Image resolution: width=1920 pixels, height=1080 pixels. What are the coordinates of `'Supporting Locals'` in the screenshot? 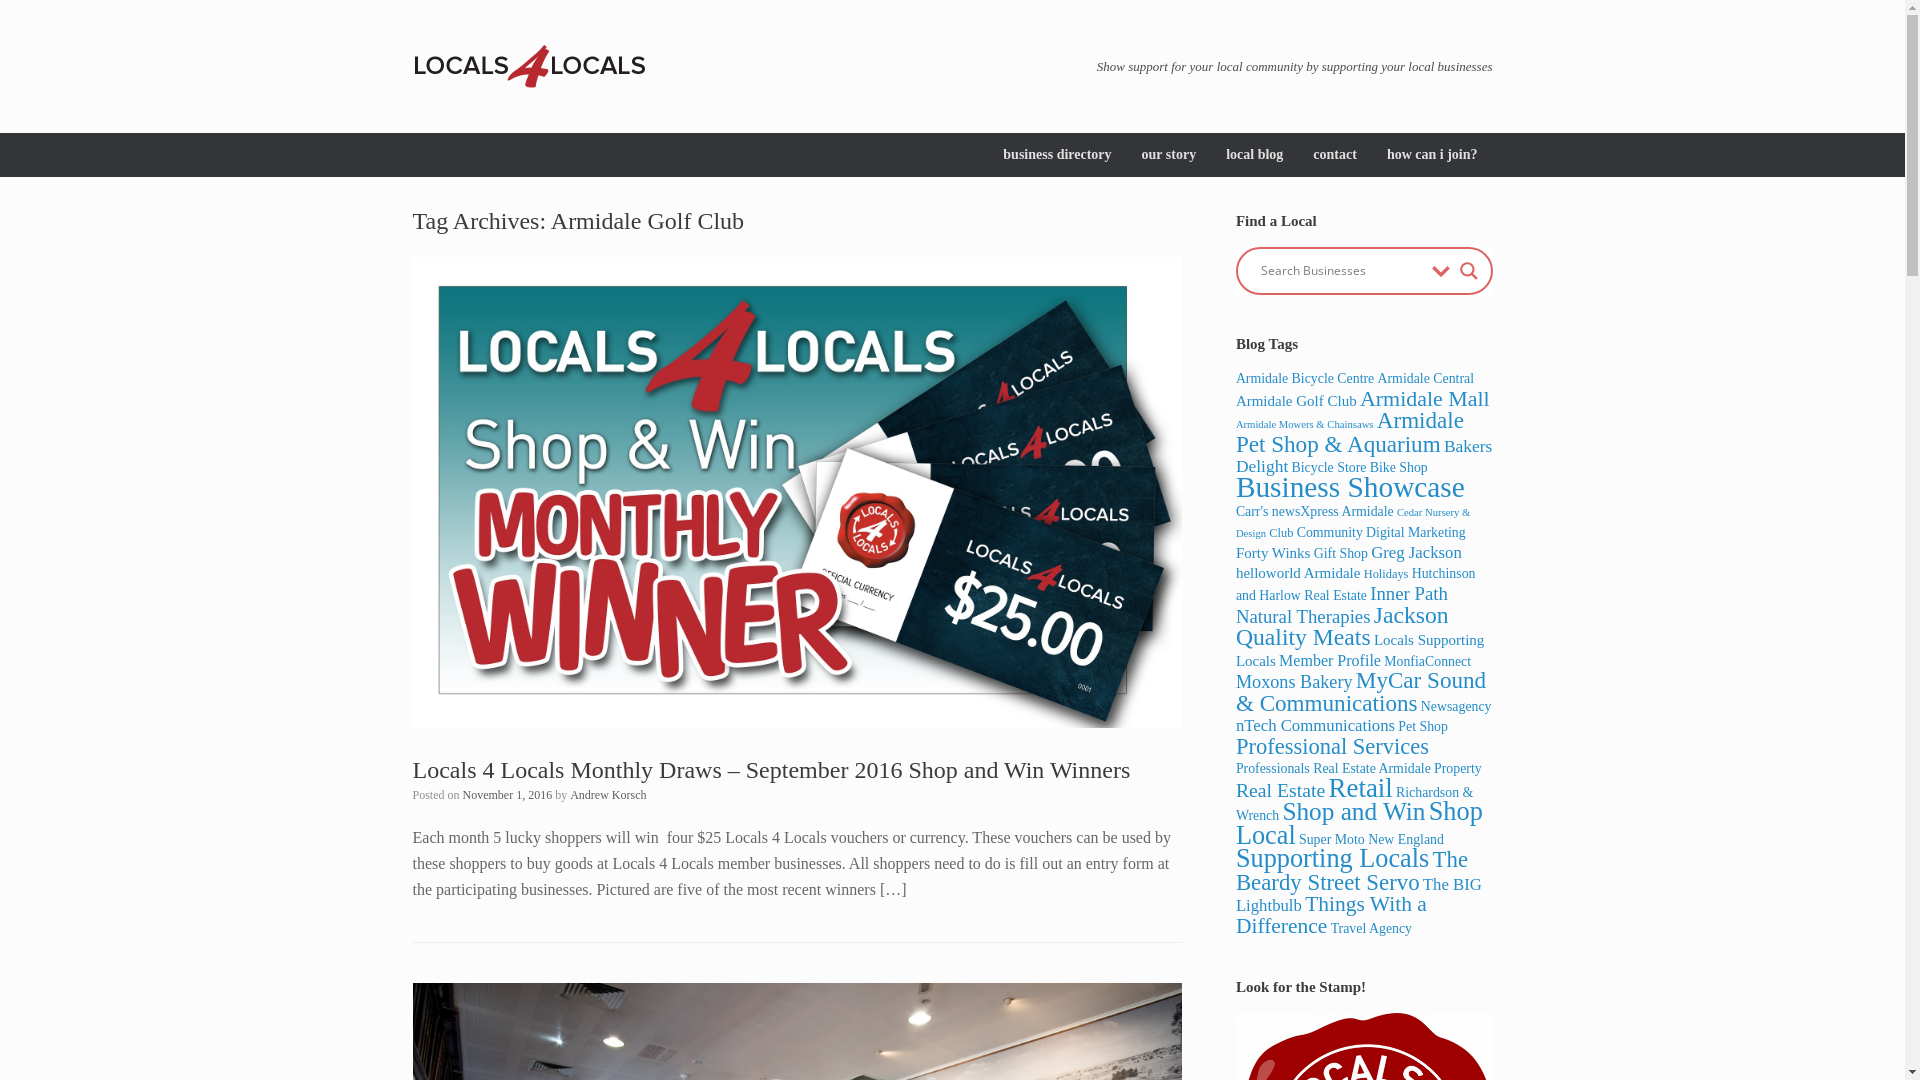 It's located at (1332, 857).